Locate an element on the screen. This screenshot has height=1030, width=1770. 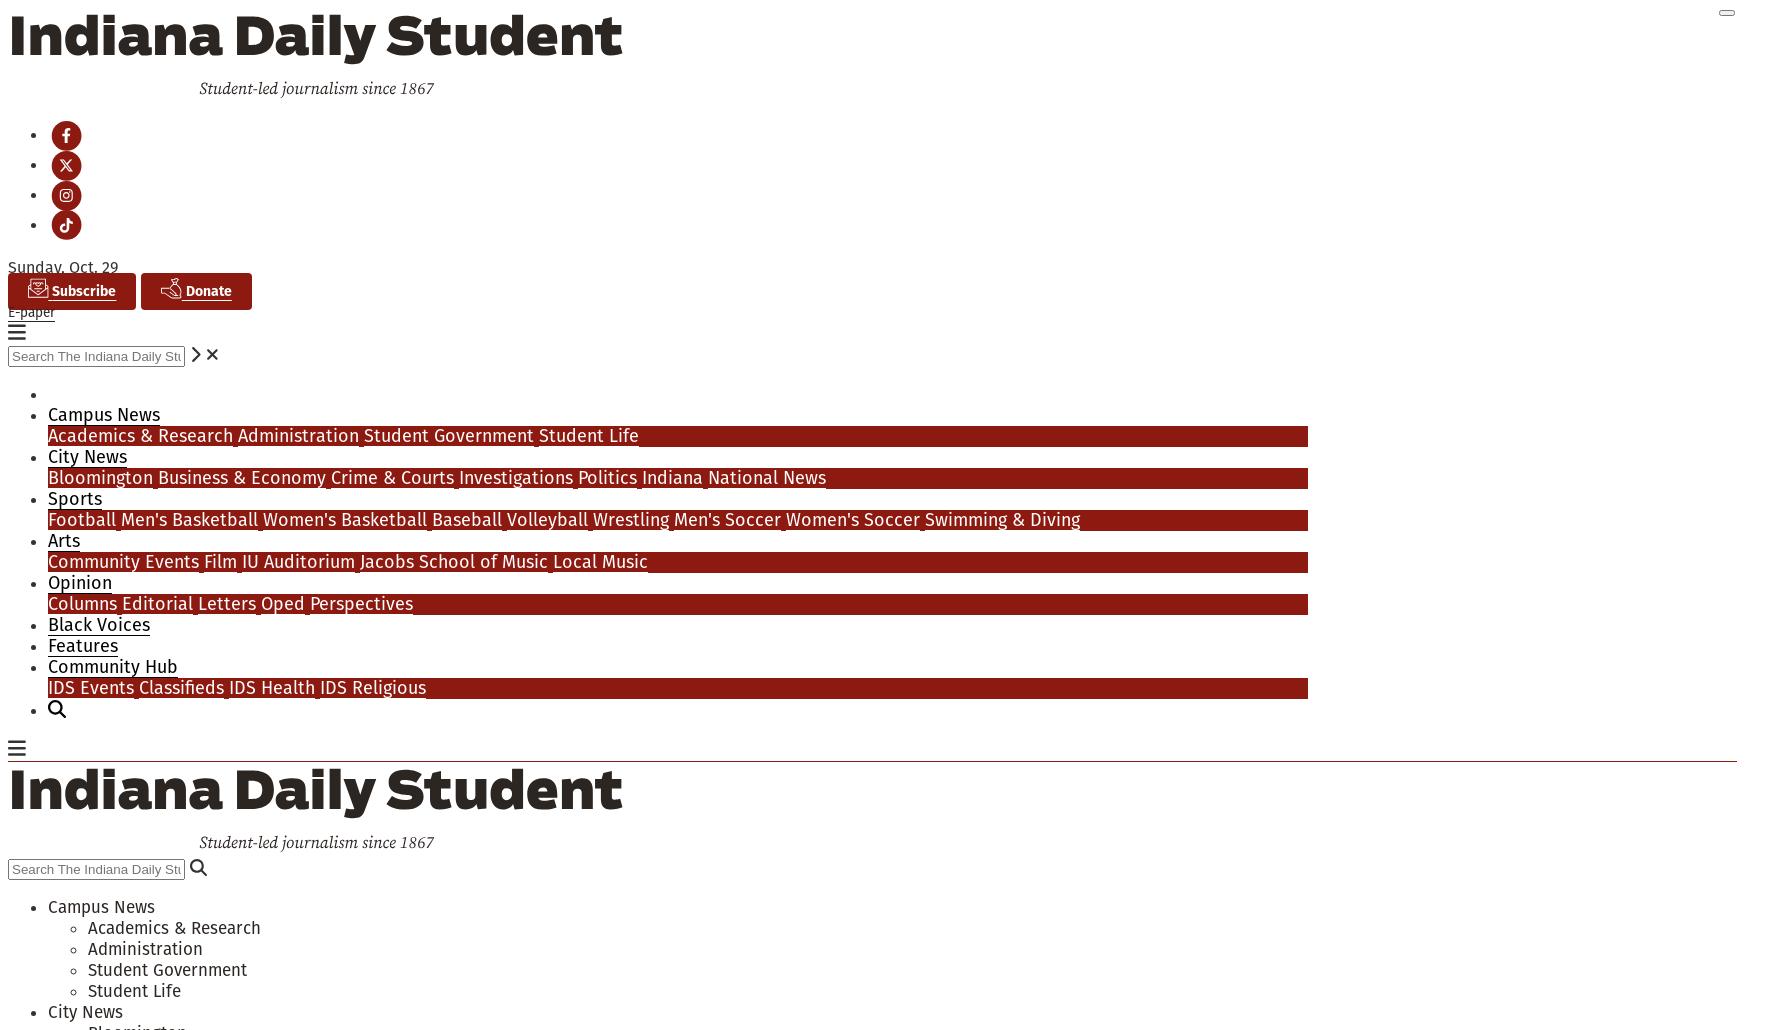
'Features' is located at coordinates (82, 643).